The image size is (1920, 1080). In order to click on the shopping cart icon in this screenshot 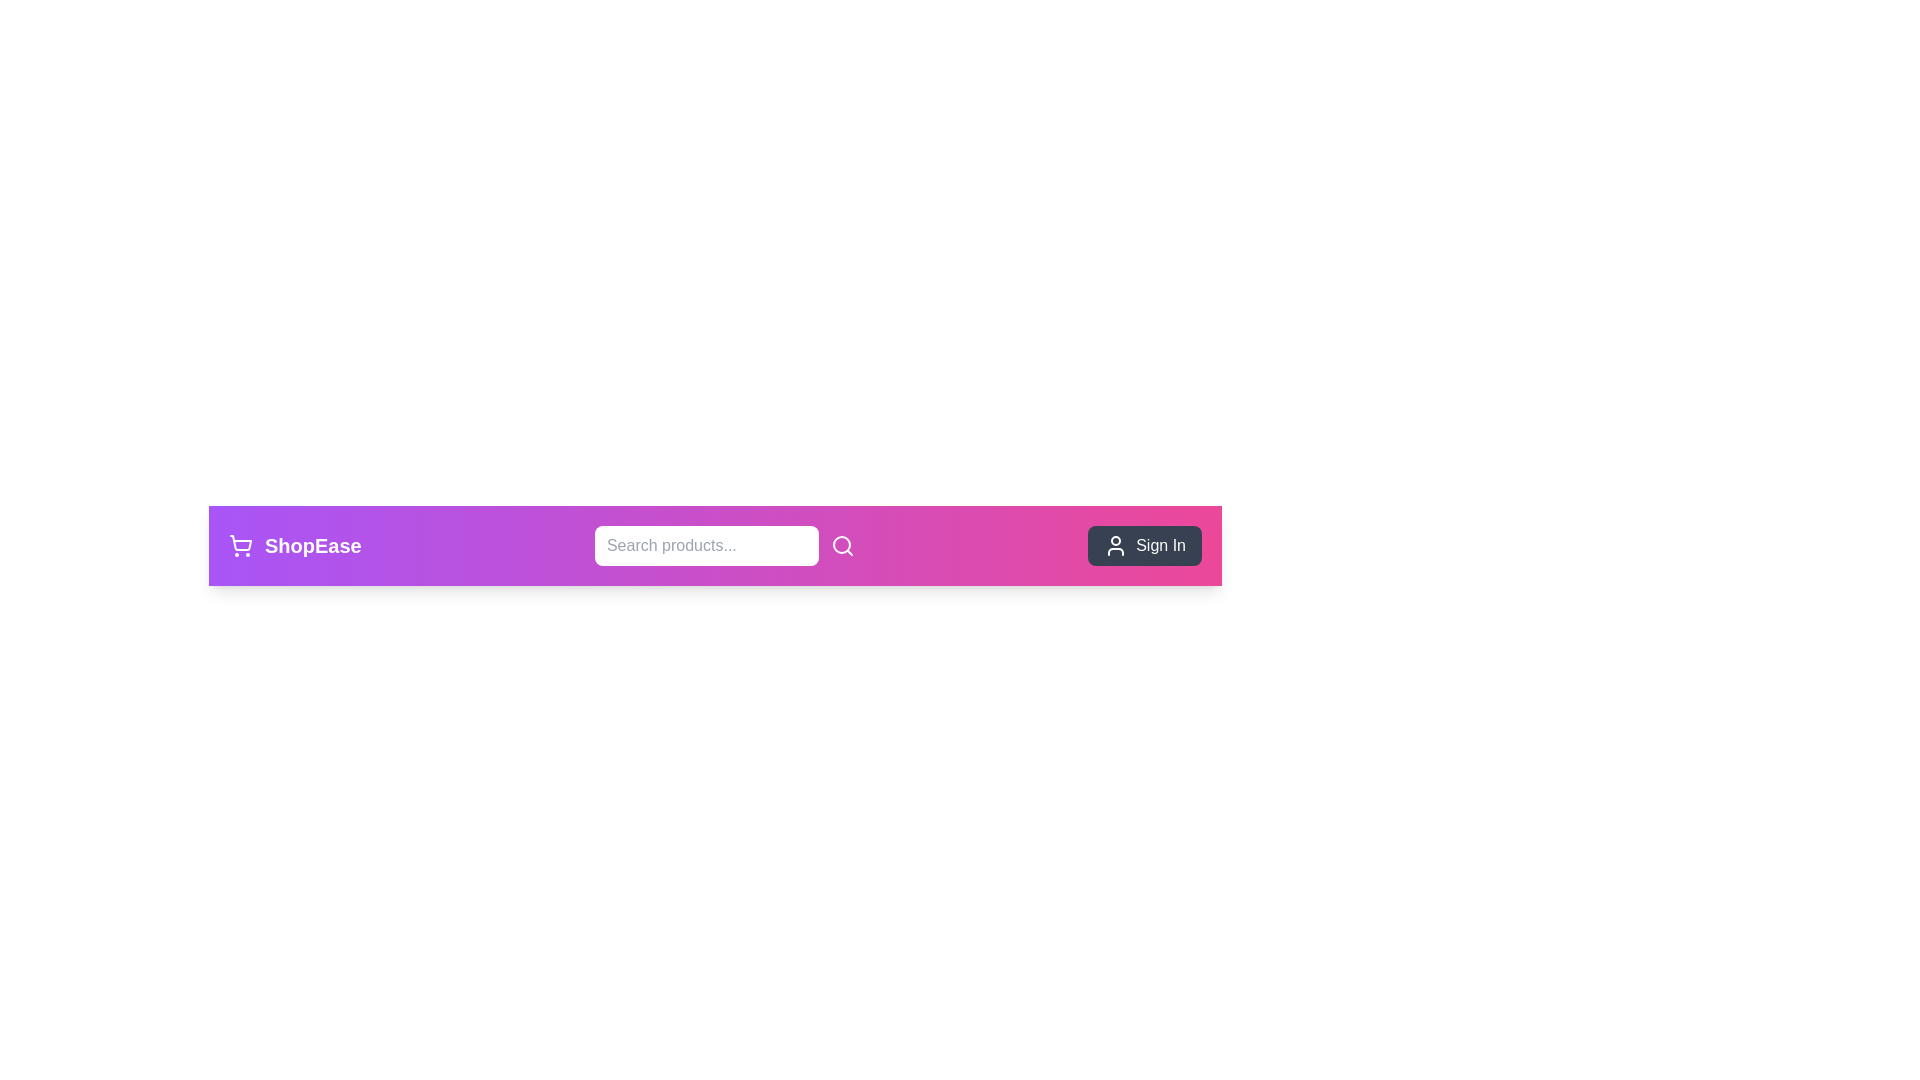, I will do `click(240, 546)`.